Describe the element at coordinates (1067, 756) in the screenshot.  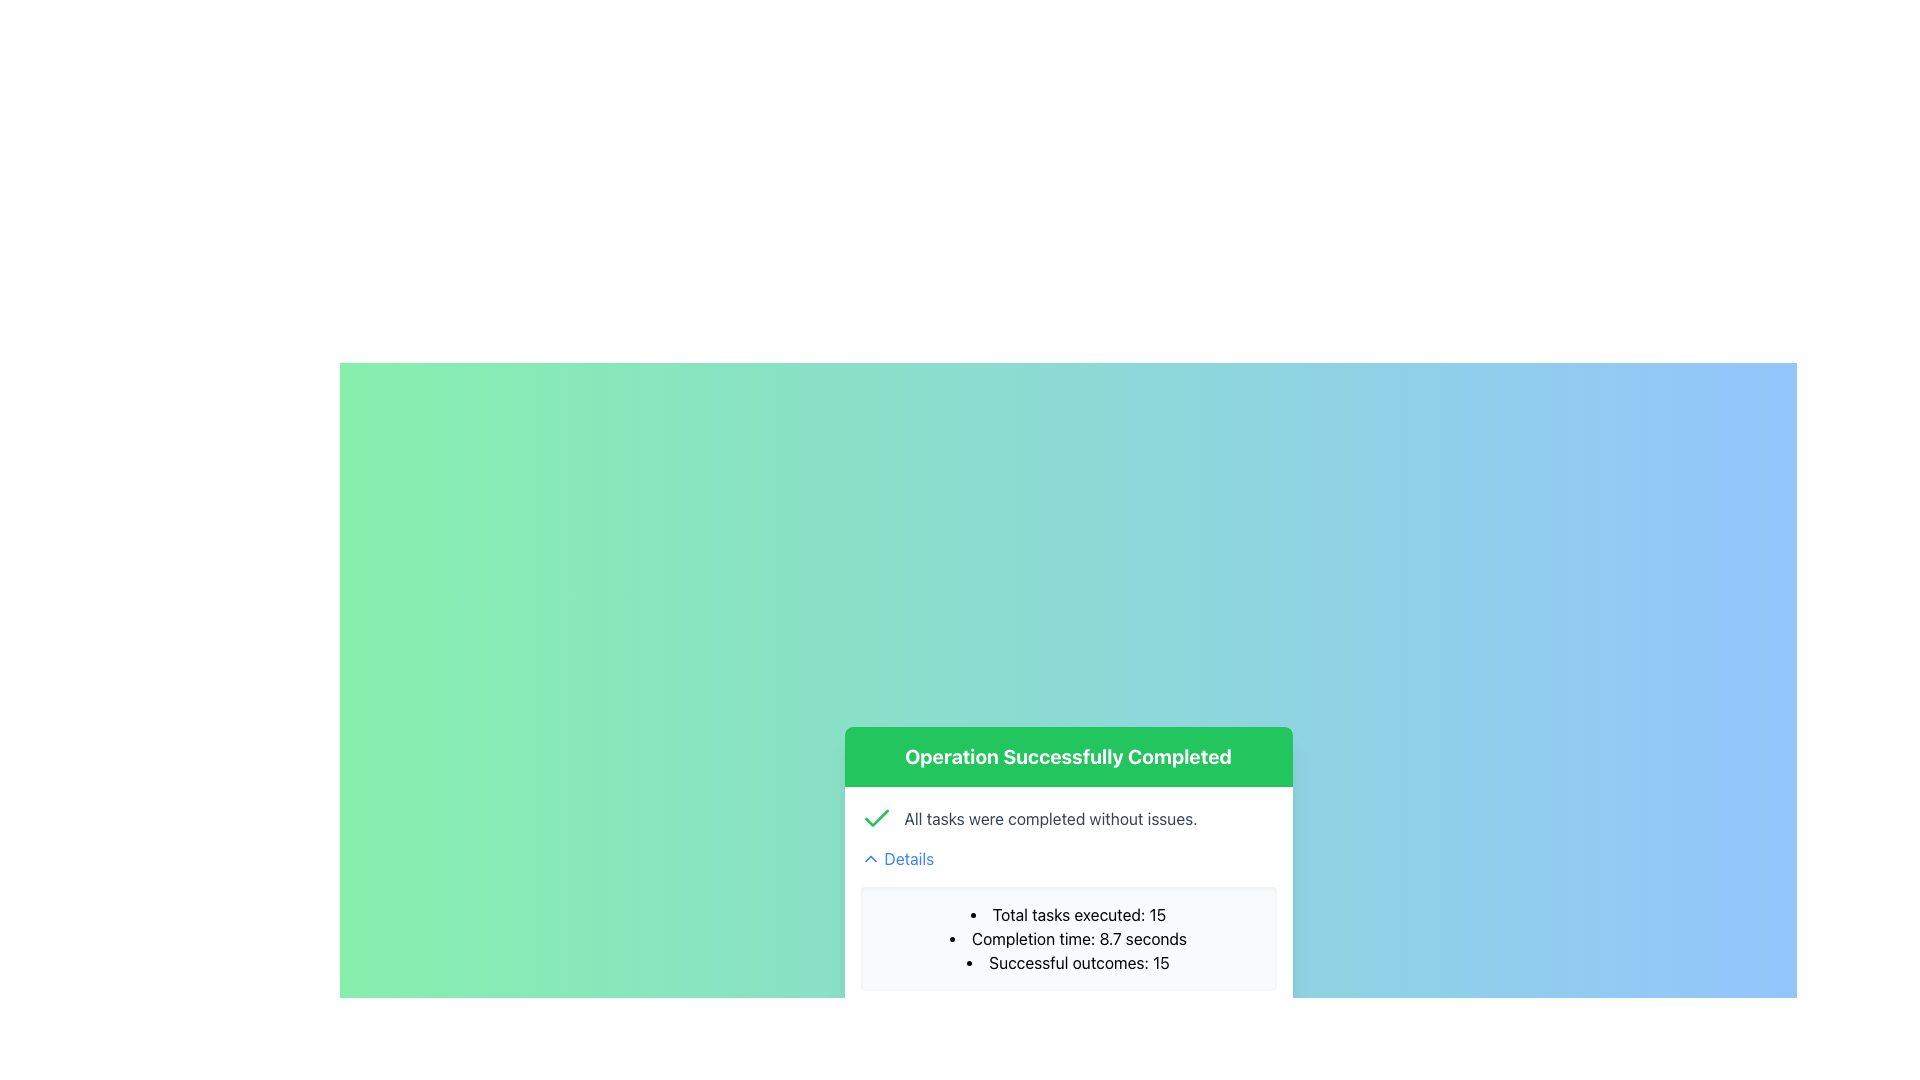
I see `the status message text label indicating a successful operation, located at the top of the notification card layout` at that location.